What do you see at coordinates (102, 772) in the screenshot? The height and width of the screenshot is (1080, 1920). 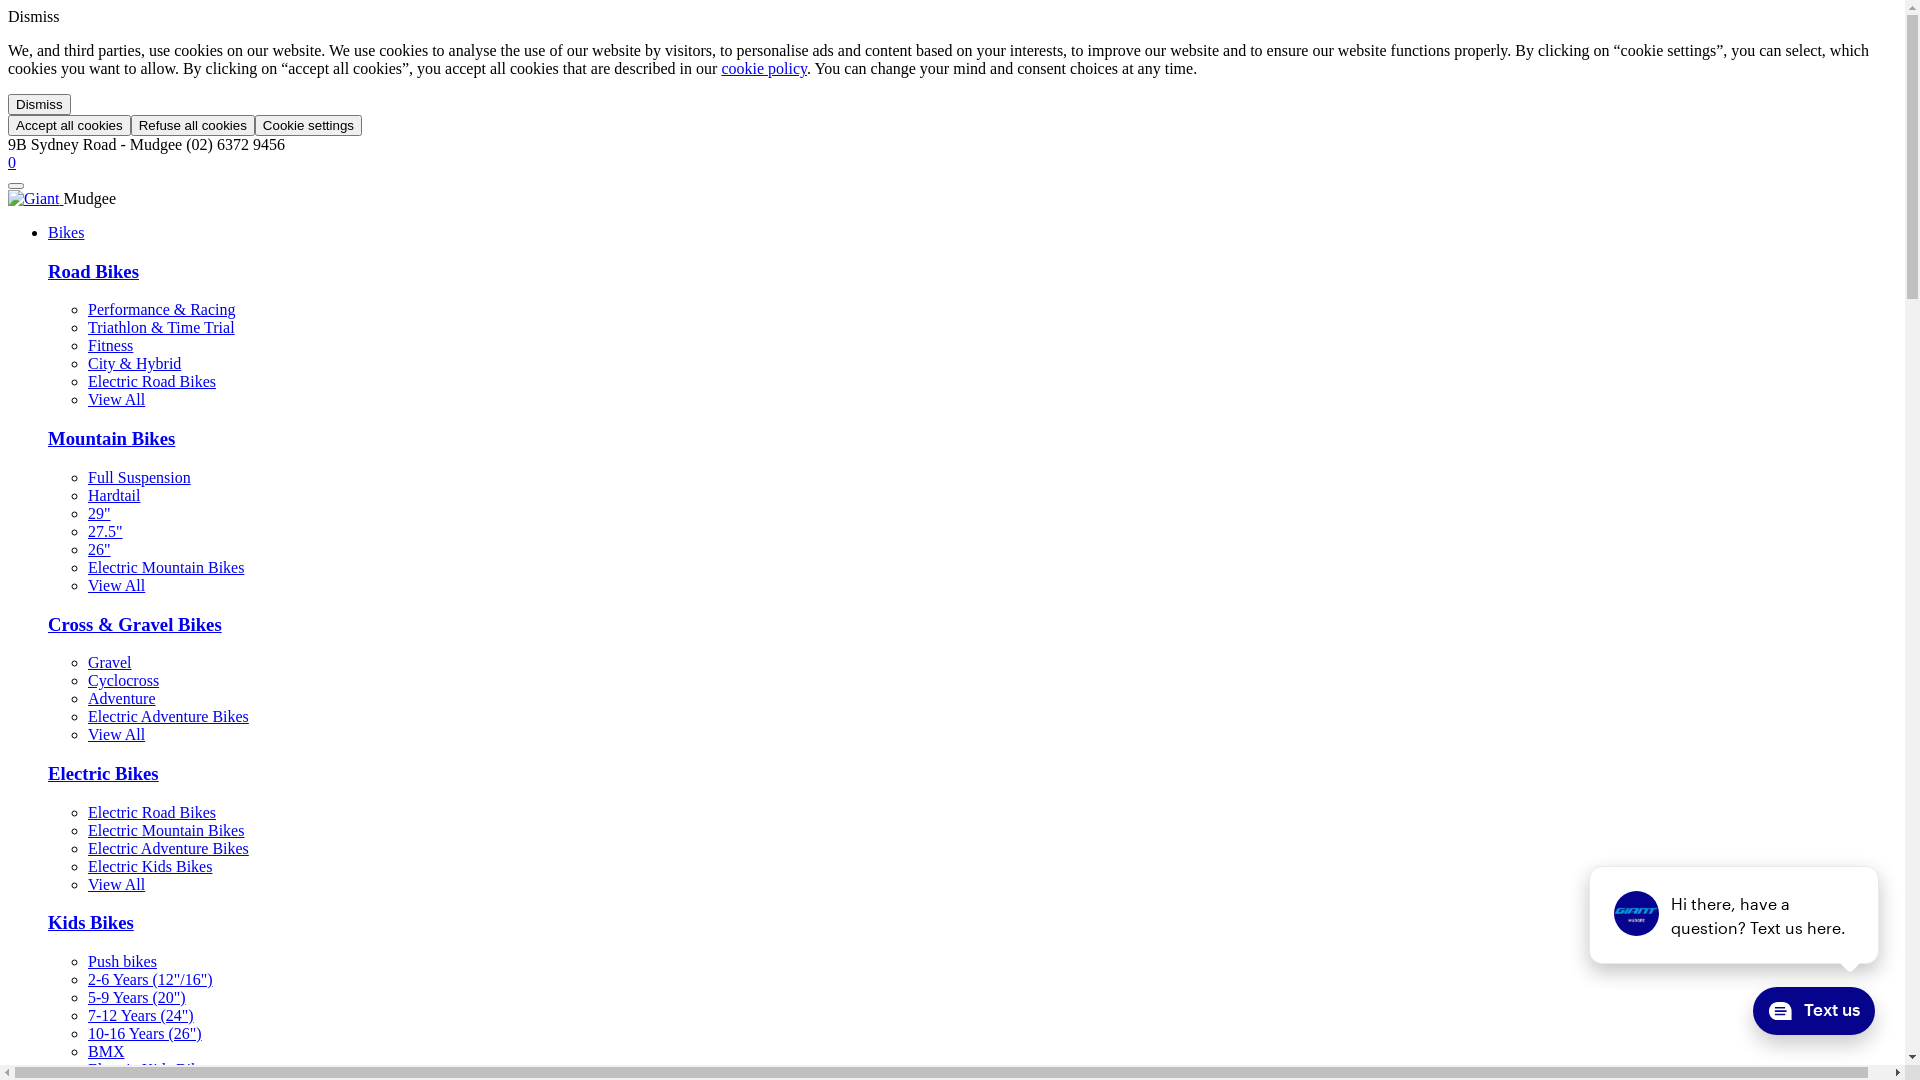 I see `'Electric Bikes'` at bounding box center [102, 772].